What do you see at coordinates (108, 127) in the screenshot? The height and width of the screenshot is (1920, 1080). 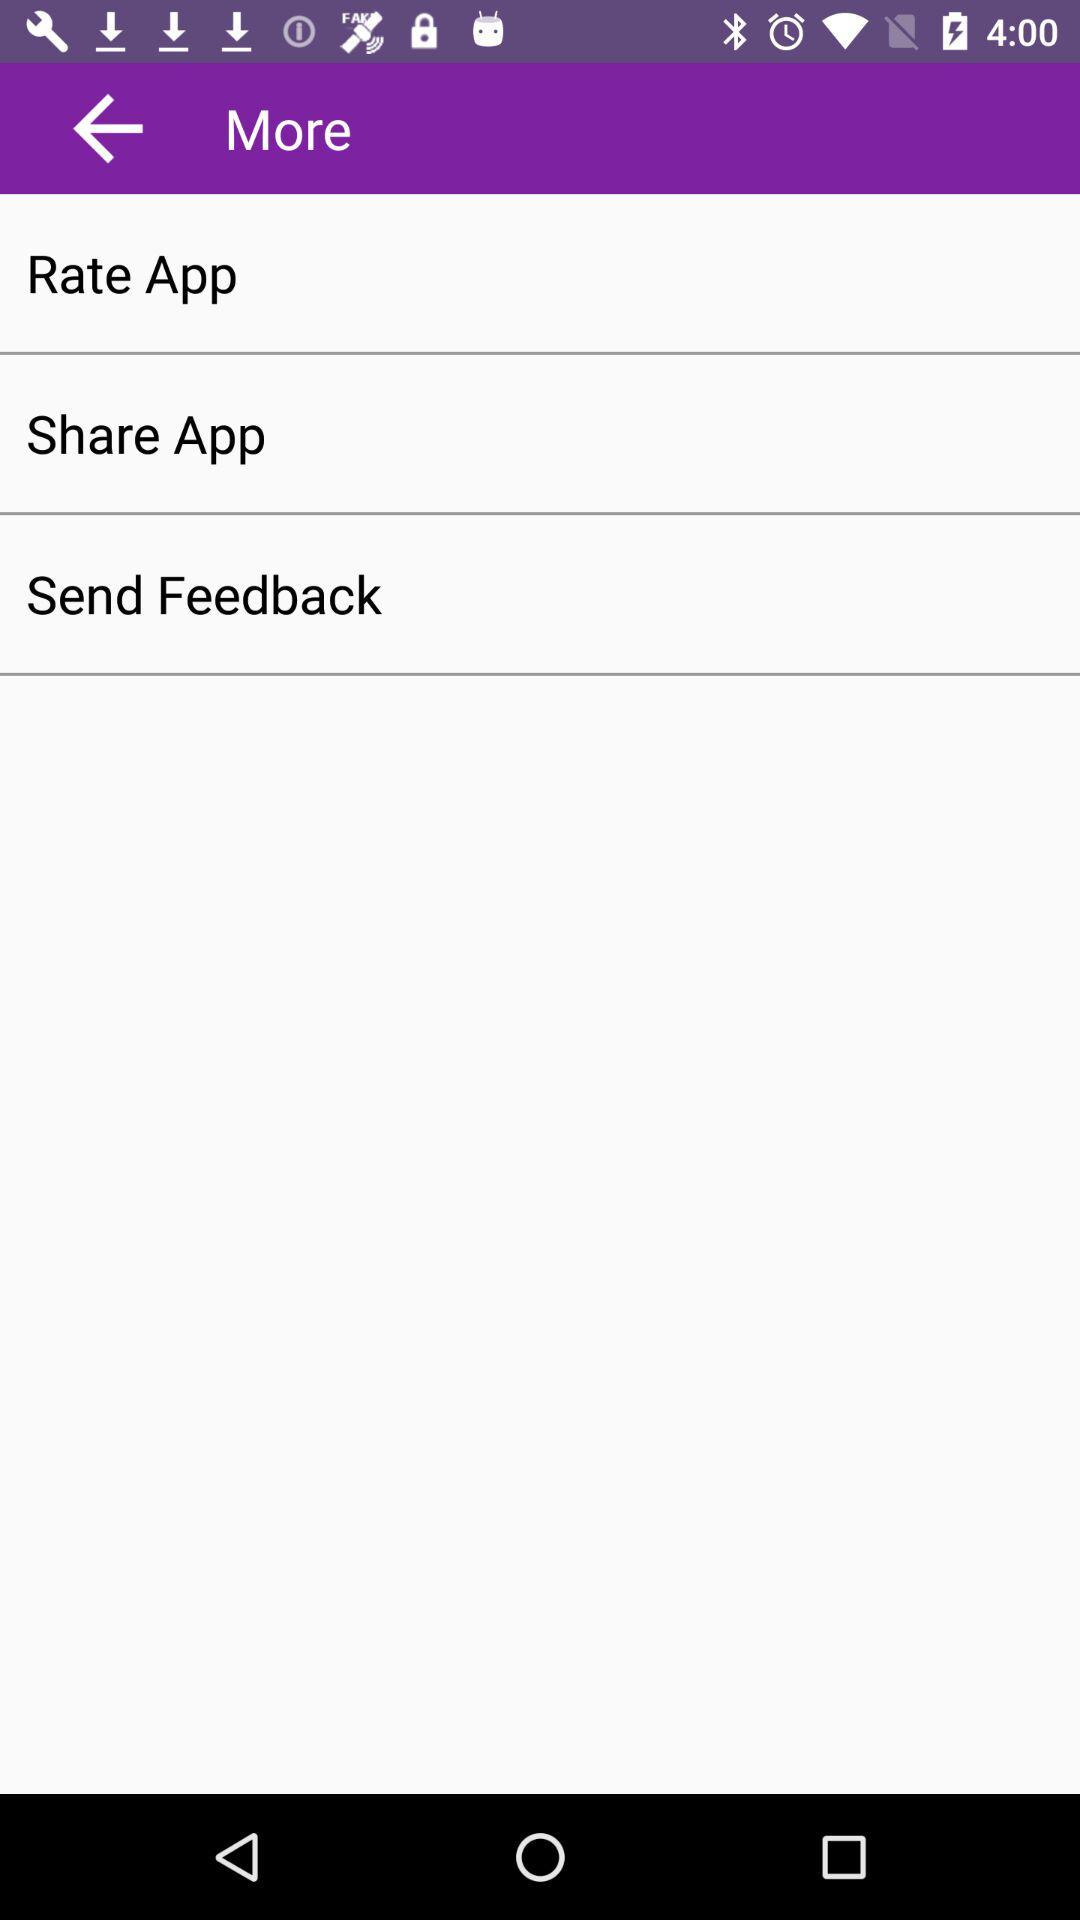 I see `the item at the top left corner` at bounding box center [108, 127].